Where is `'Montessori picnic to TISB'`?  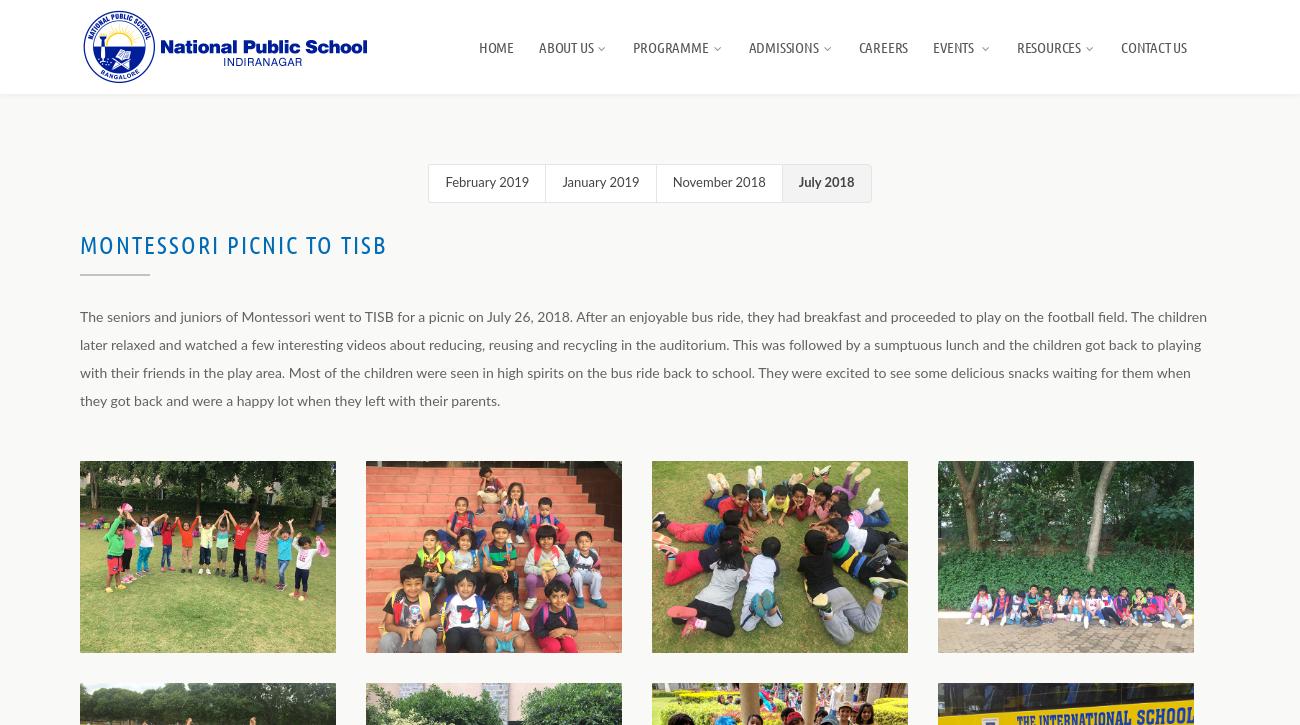
'Montessori picnic to TISB' is located at coordinates (233, 244).